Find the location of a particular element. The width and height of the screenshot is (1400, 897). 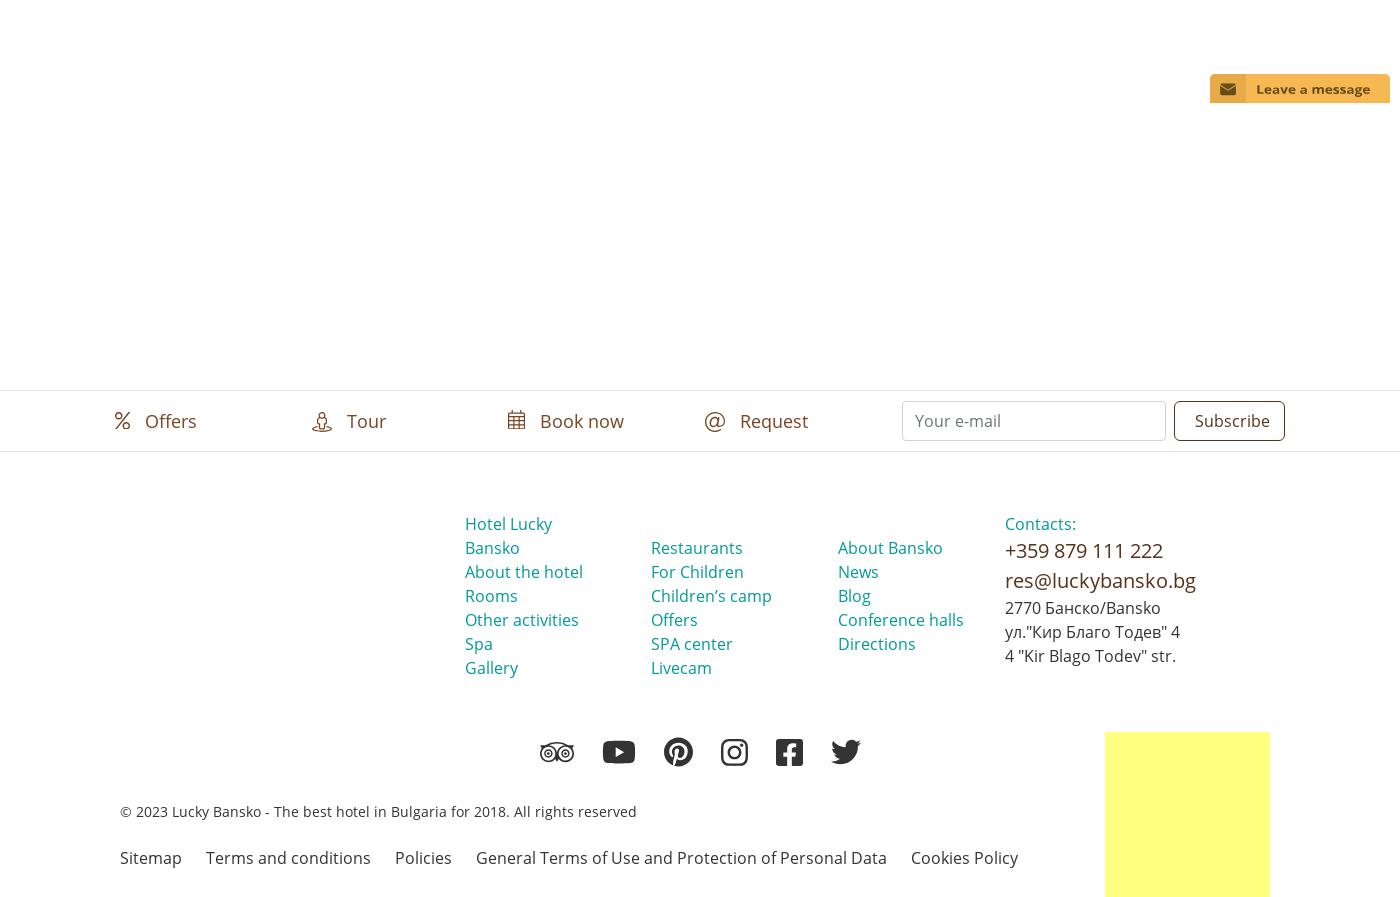

'Spa' is located at coordinates (478, 643).